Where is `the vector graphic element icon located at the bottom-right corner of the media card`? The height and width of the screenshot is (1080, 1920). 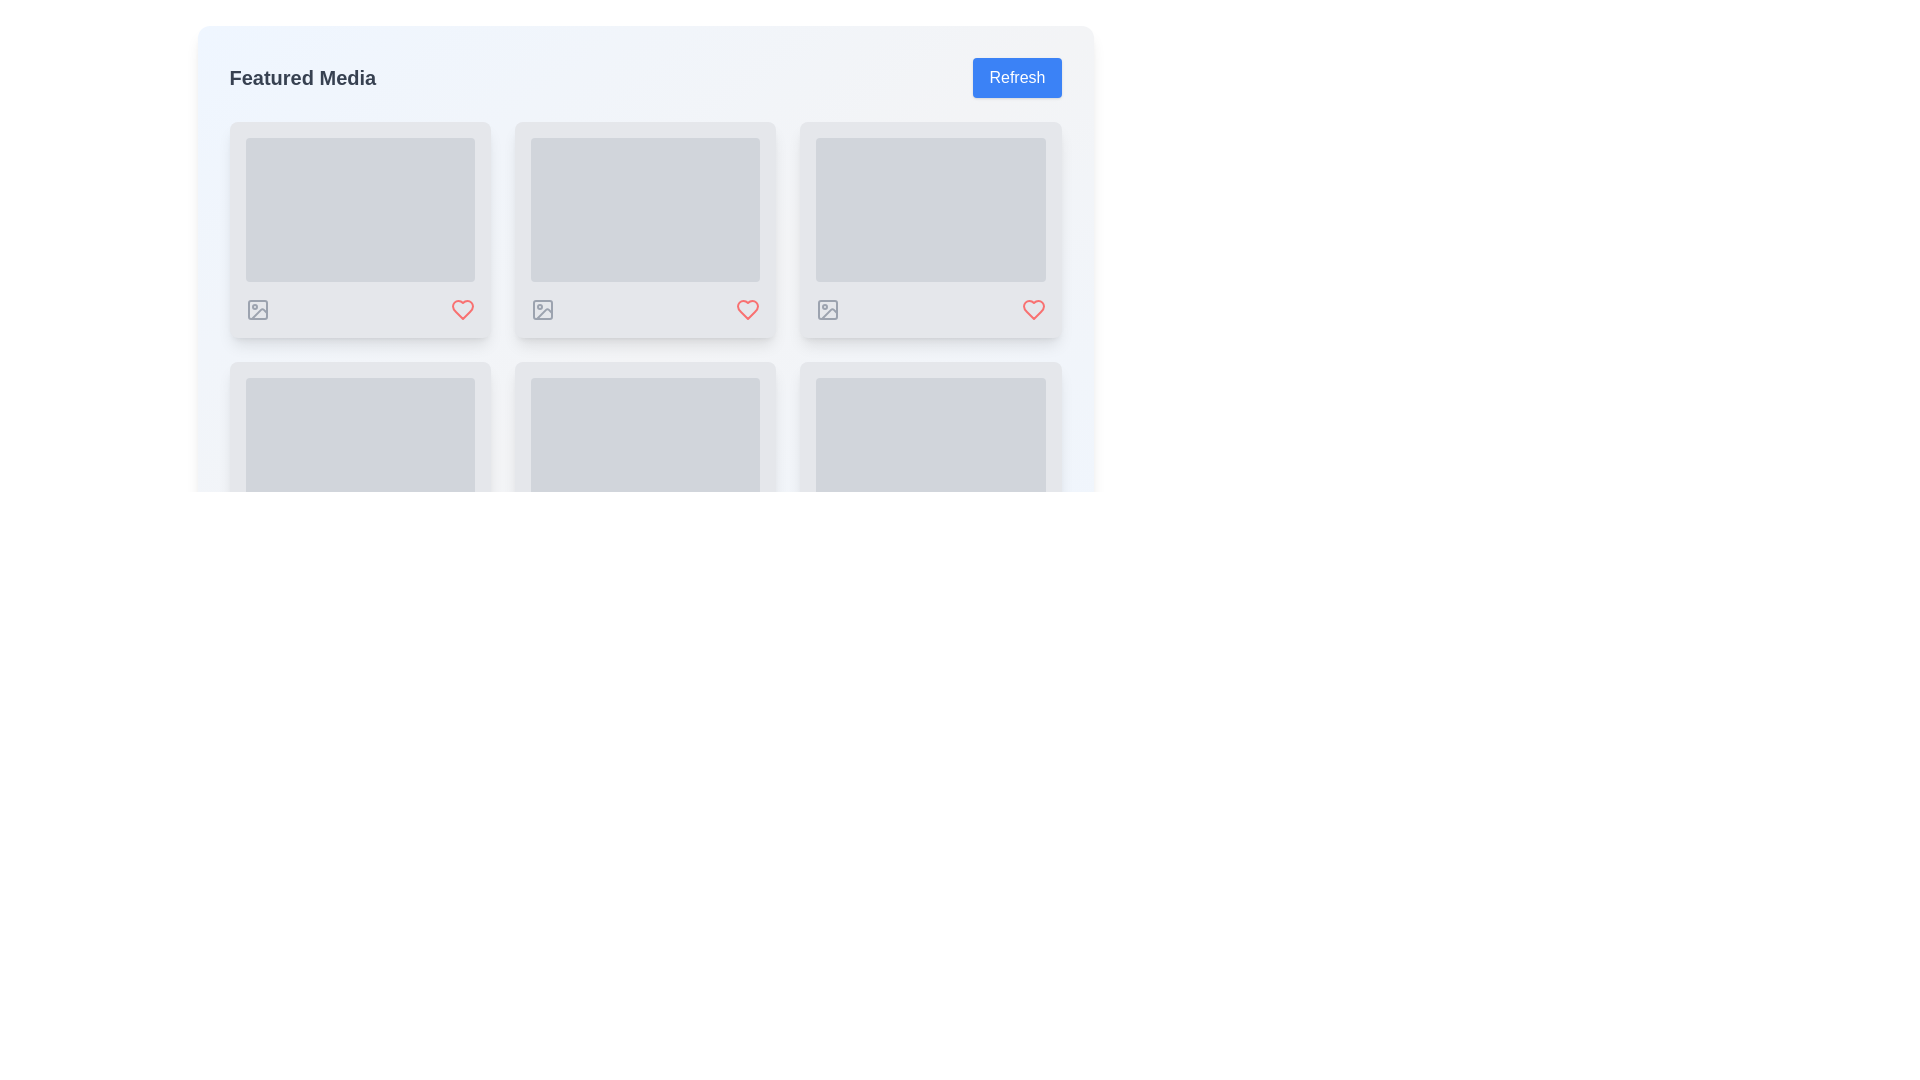 the vector graphic element icon located at the bottom-right corner of the media card is located at coordinates (829, 314).